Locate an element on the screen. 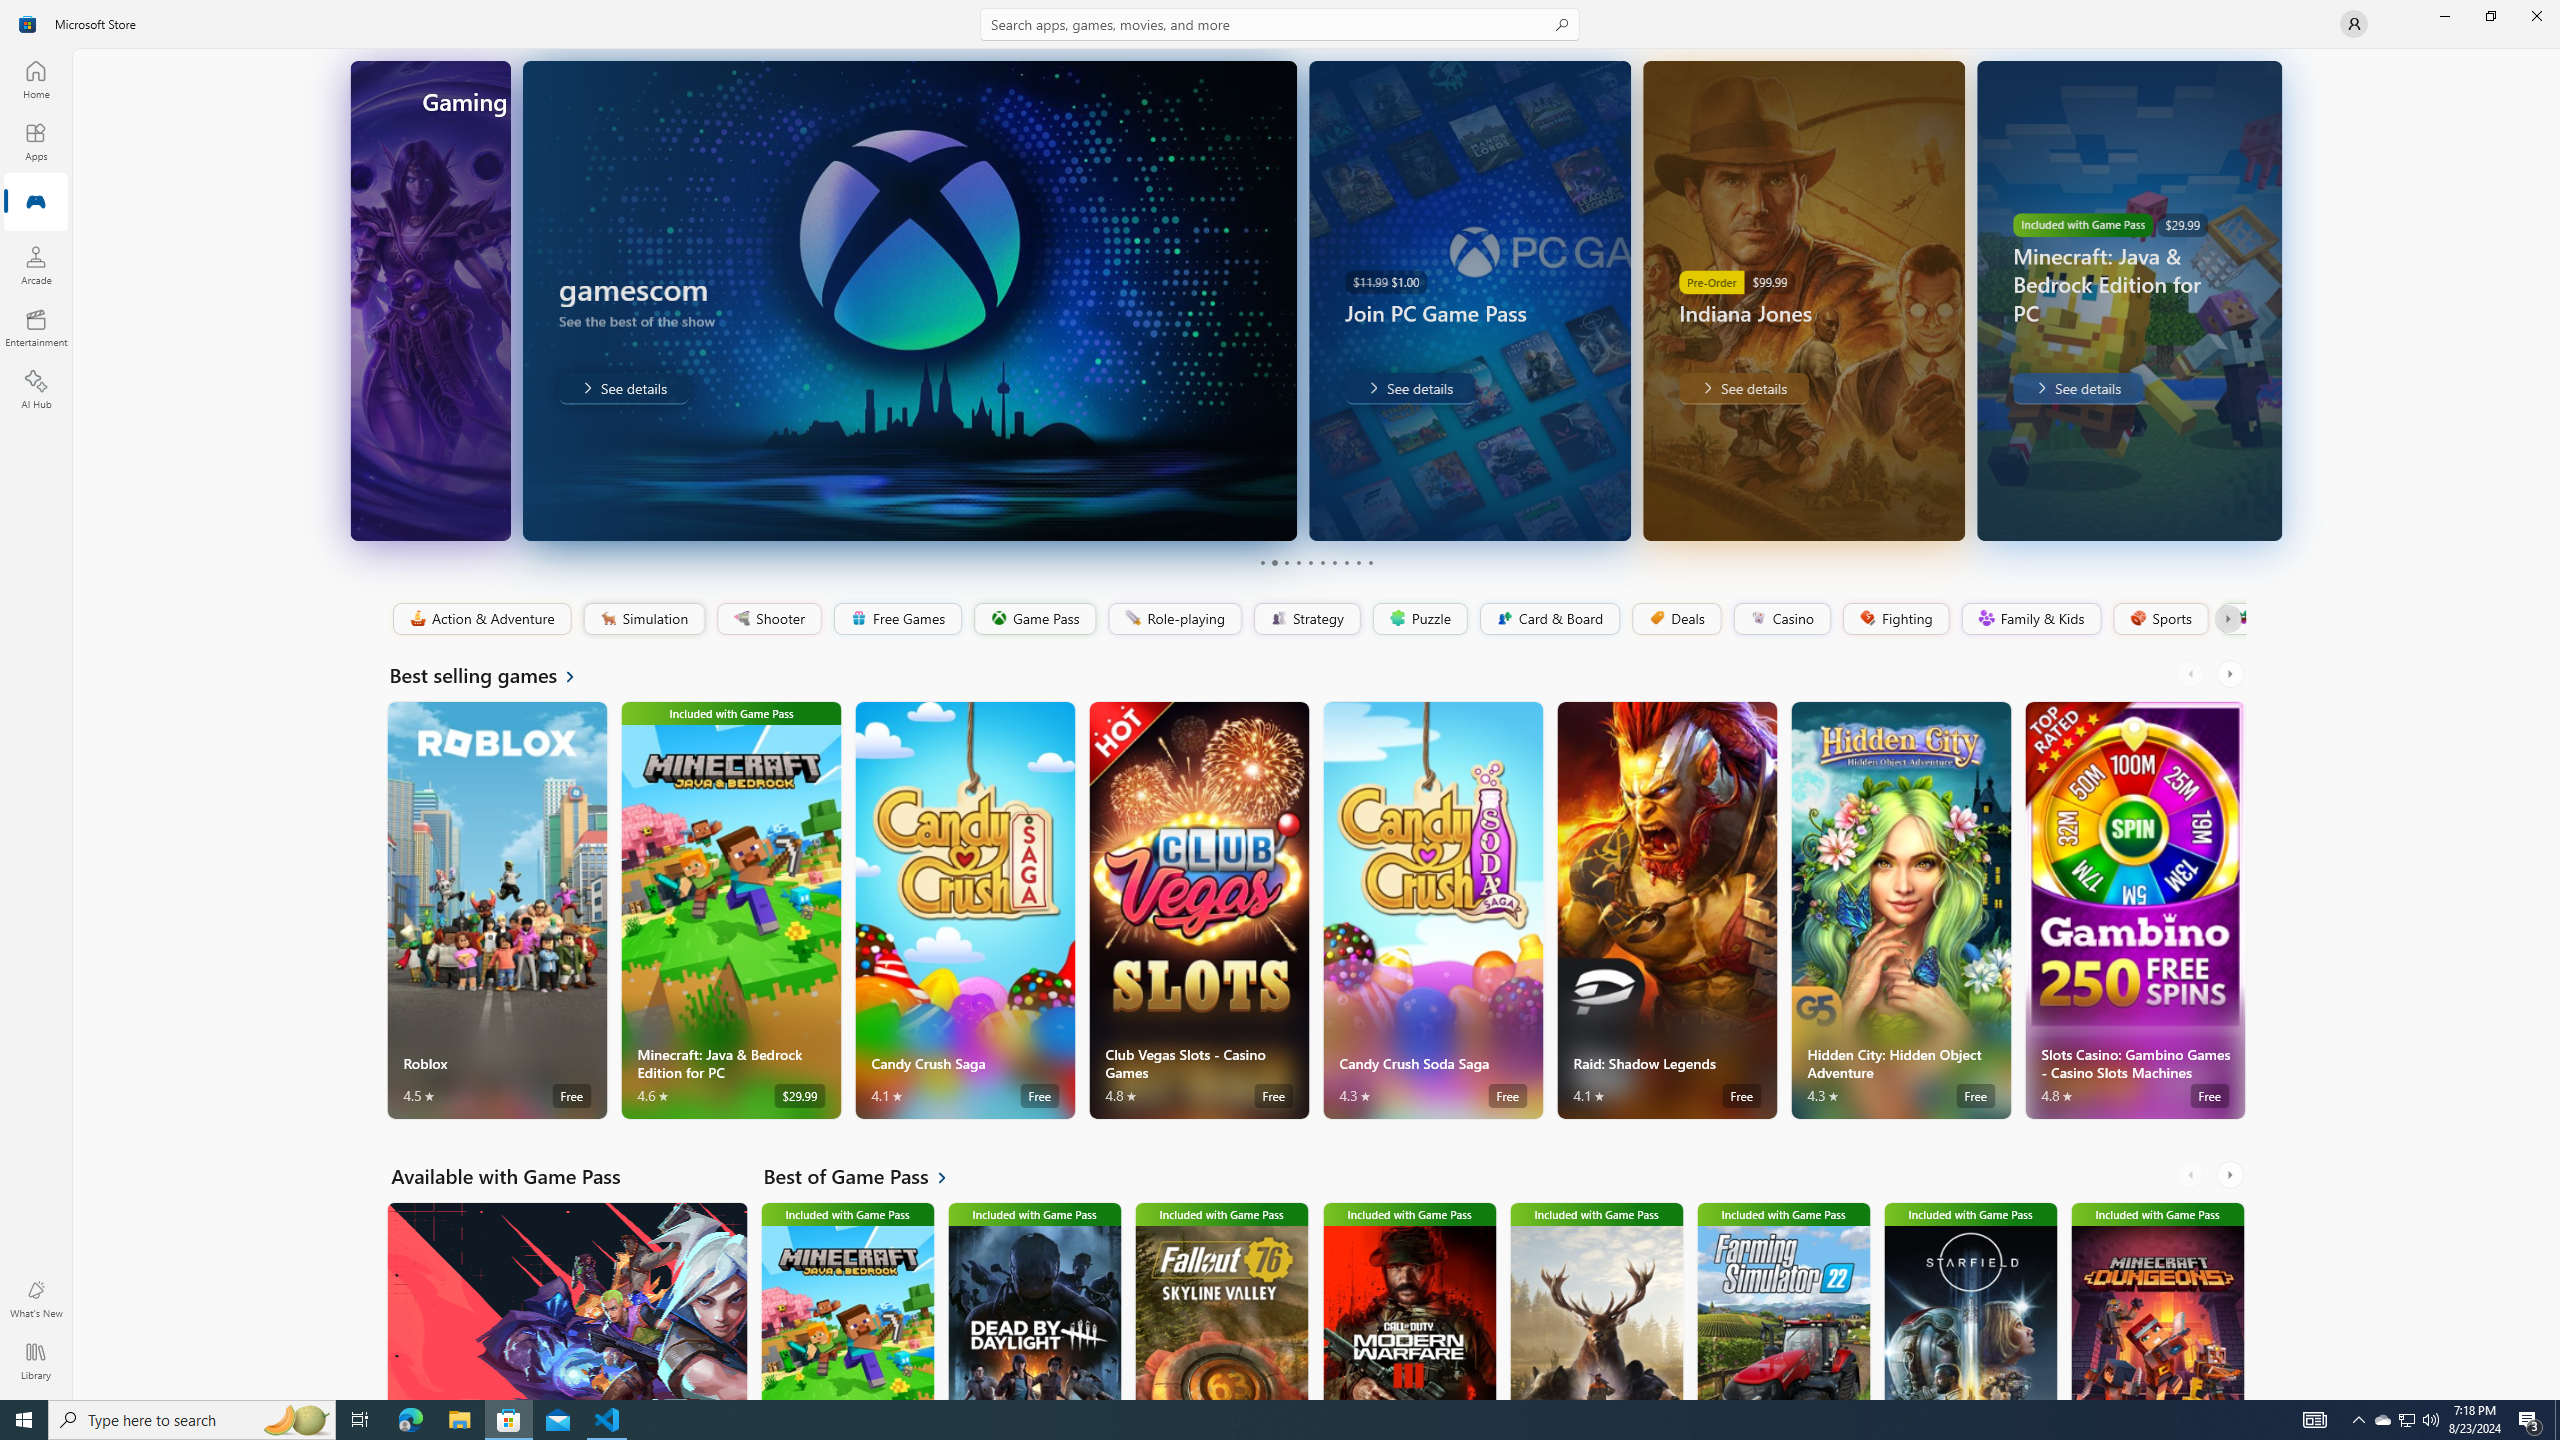 Image resolution: width=2560 pixels, height=1440 pixels. 'Fighting' is located at coordinates (1895, 618).